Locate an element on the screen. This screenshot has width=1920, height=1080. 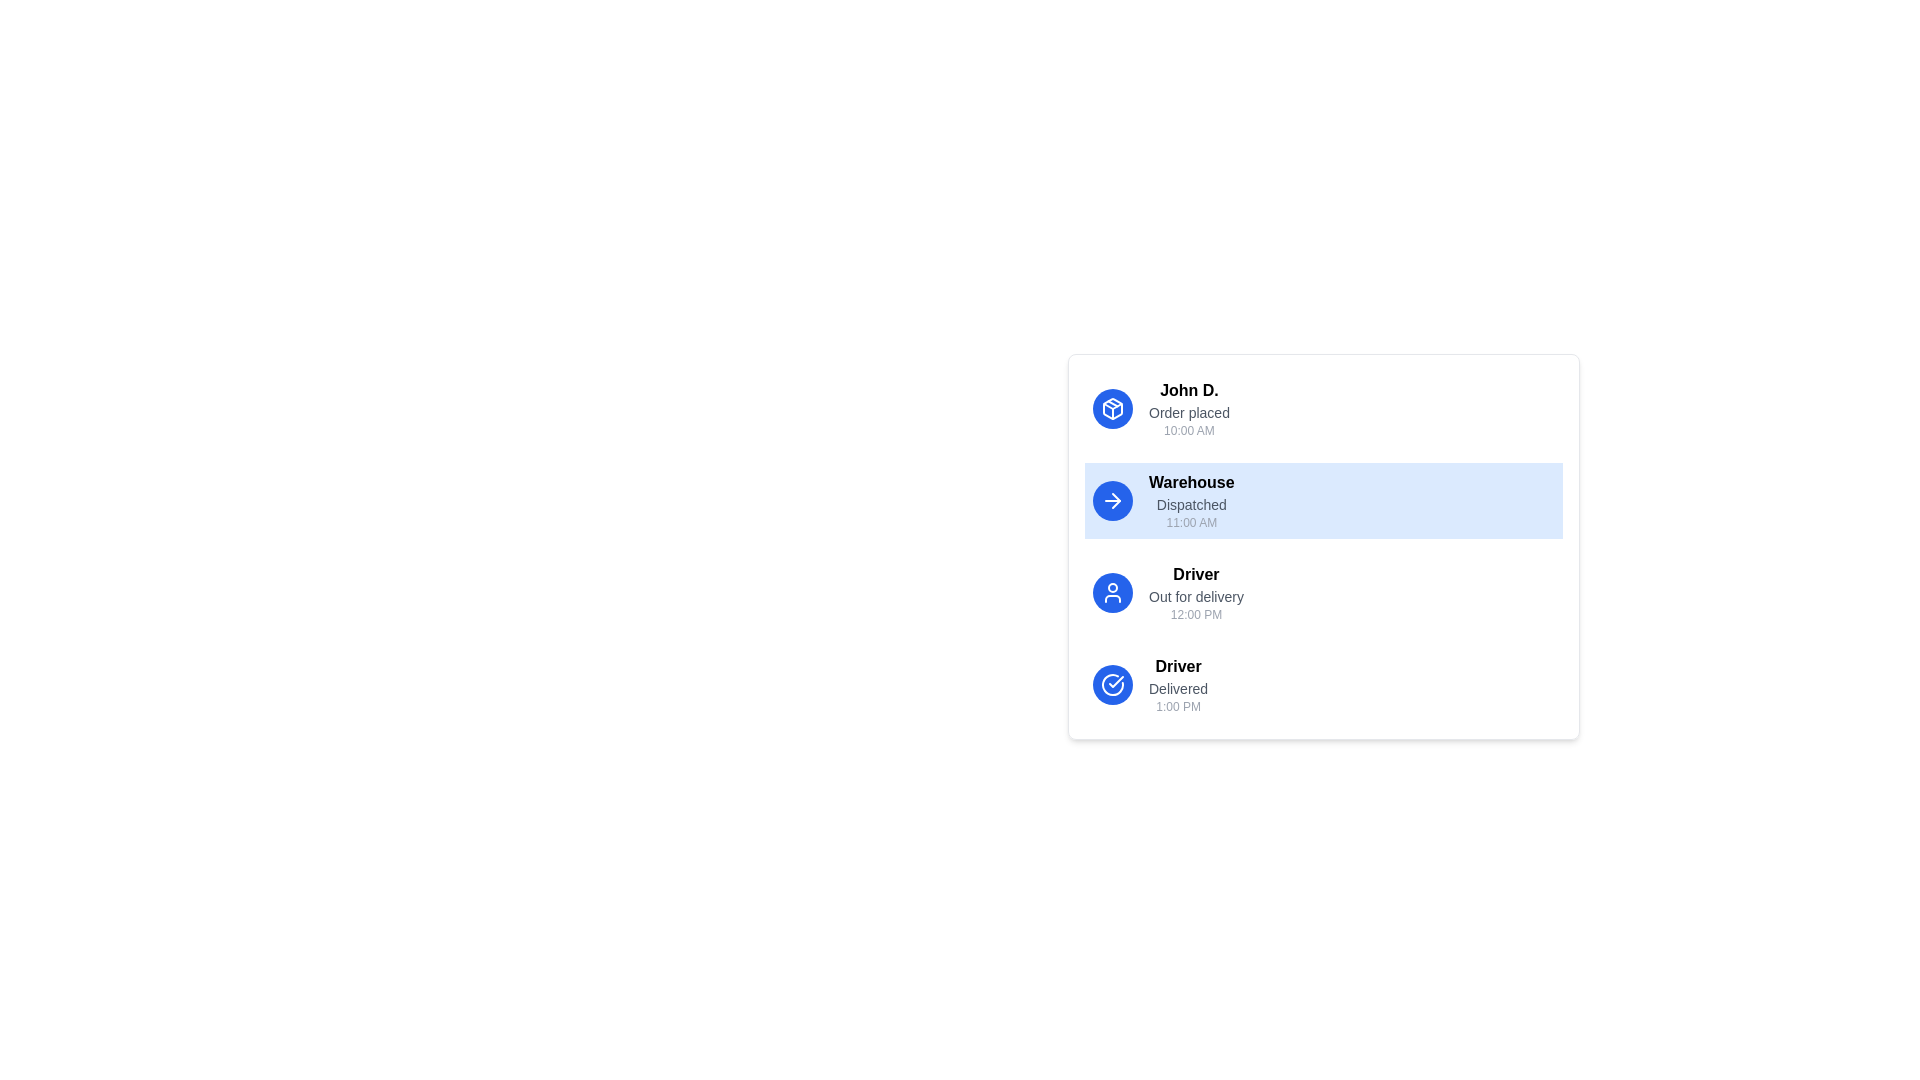
the status update list item indicating that the package has been dispatched from the warehouse at 11:00 AM, which is the second item in the vertical list is located at coordinates (1324, 547).